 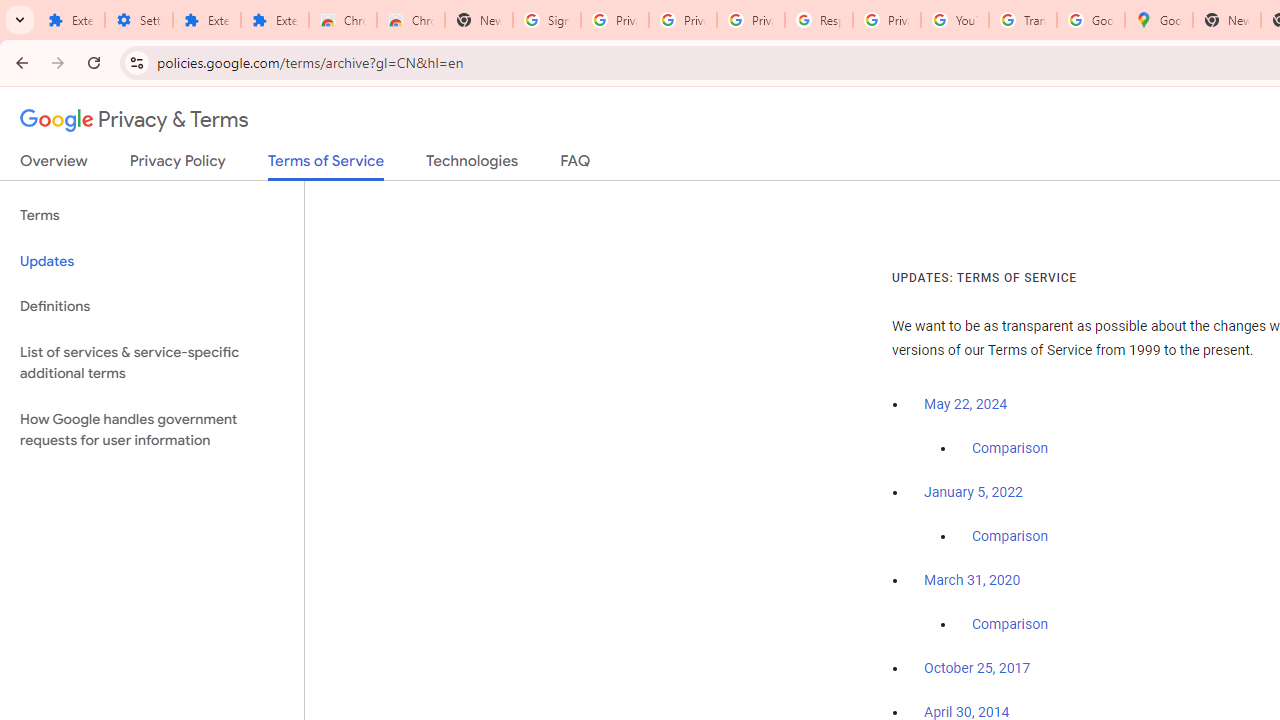 What do you see at coordinates (1009, 624) in the screenshot?
I see `'Comparison'` at bounding box center [1009, 624].